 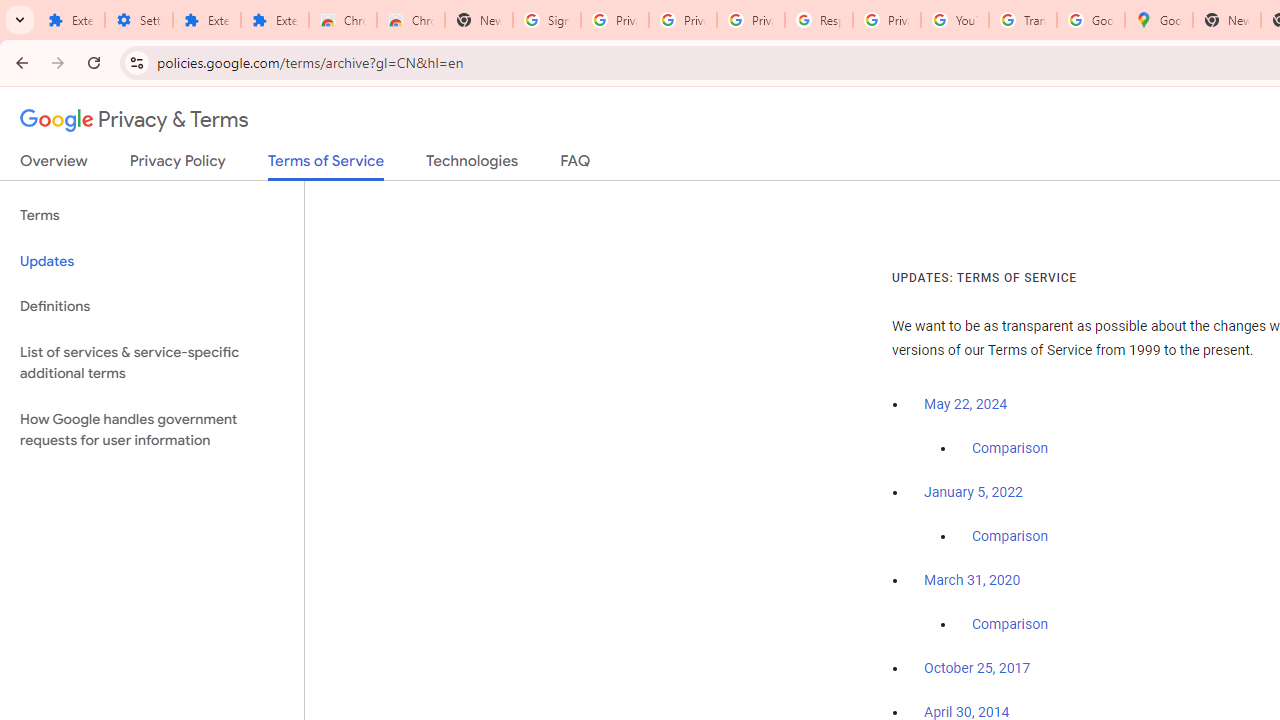 What do you see at coordinates (1009, 624) in the screenshot?
I see `'Comparison'` at bounding box center [1009, 624].